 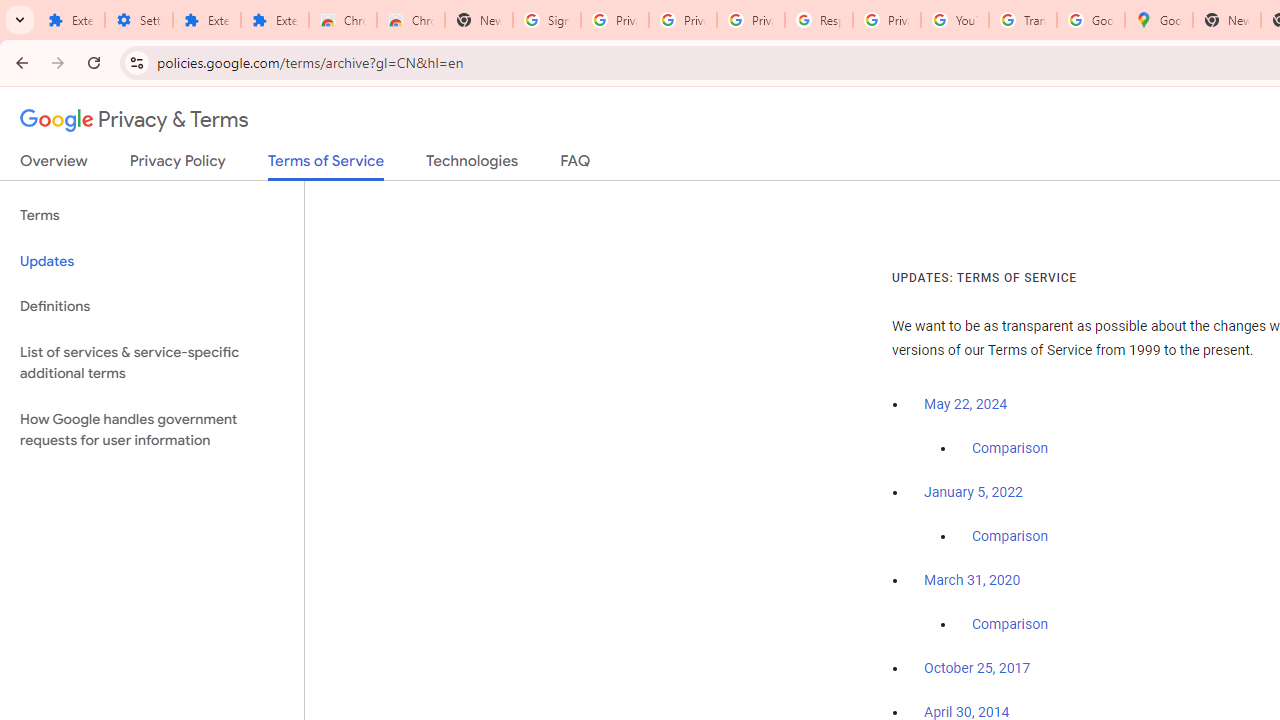 What do you see at coordinates (1009, 624) in the screenshot?
I see `'Comparison'` at bounding box center [1009, 624].